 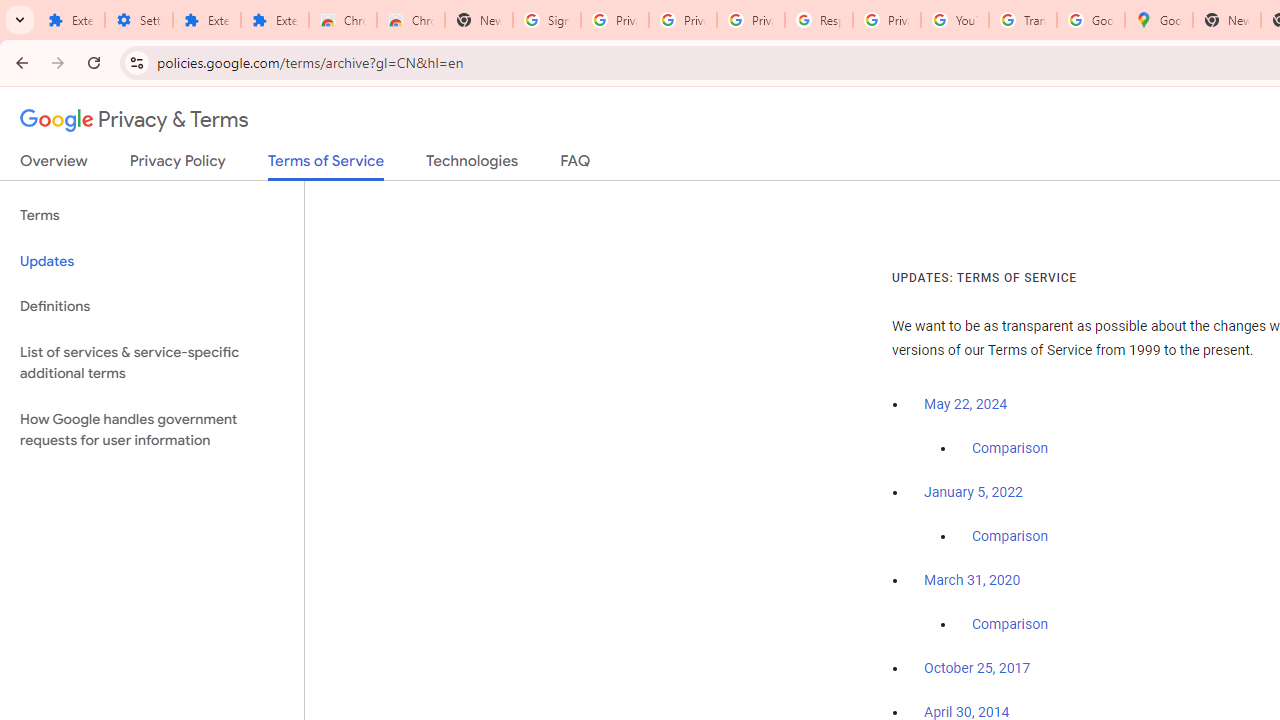 What do you see at coordinates (1009, 624) in the screenshot?
I see `'Comparison'` at bounding box center [1009, 624].